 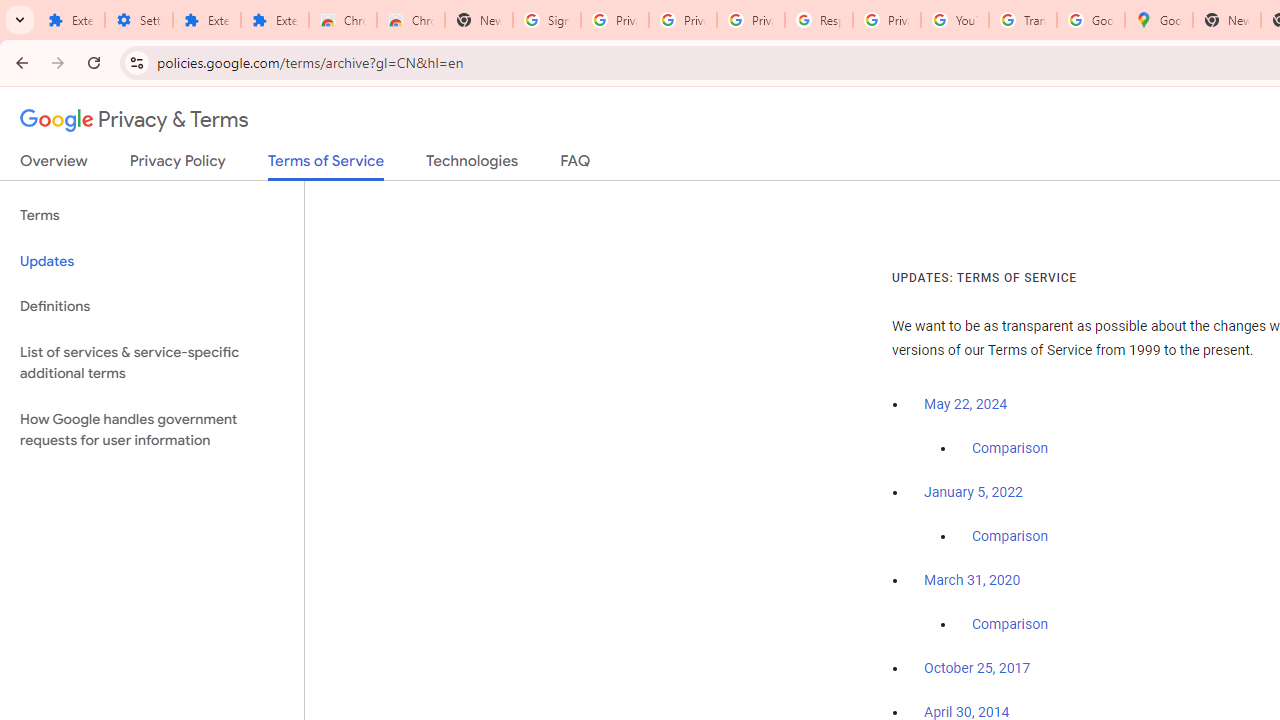 What do you see at coordinates (1009, 624) in the screenshot?
I see `'Comparison'` at bounding box center [1009, 624].